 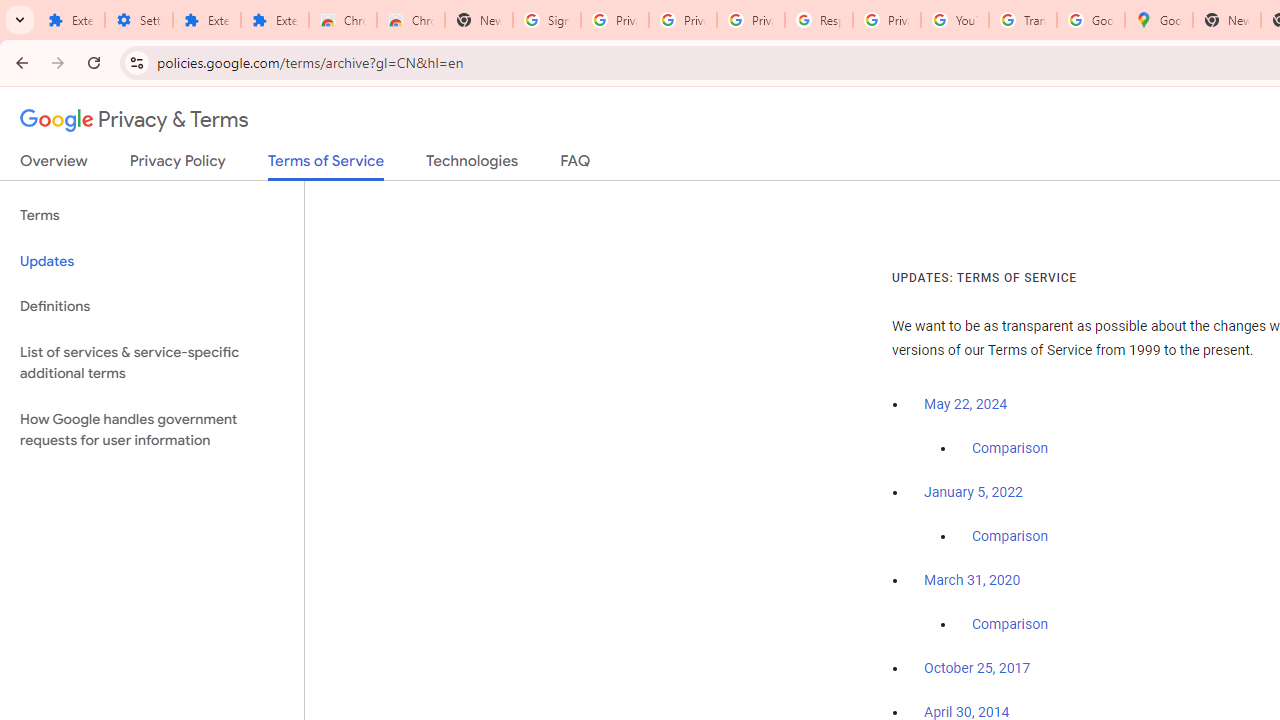 What do you see at coordinates (1009, 624) in the screenshot?
I see `'Comparison'` at bounding box center [1009, 624].